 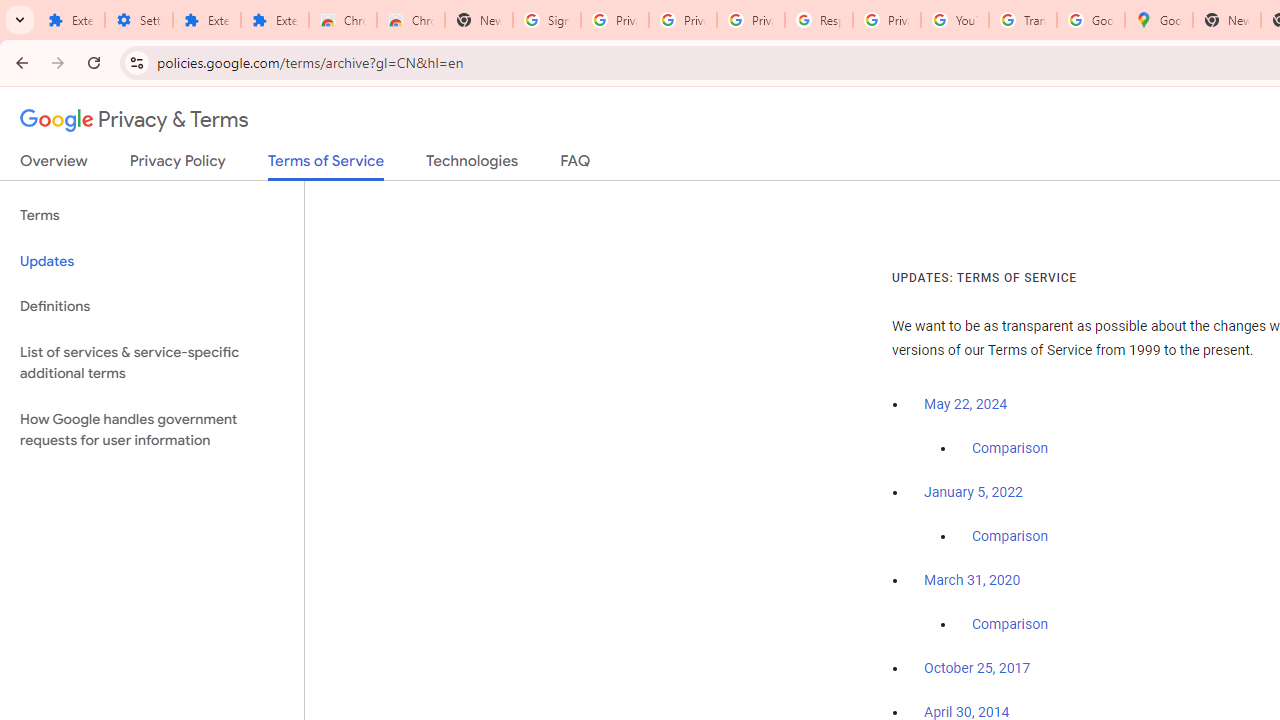 What do you see at coordinates (1009, 624) in the screenshot?
I see `'Comparison'` at bounding box center [1009, 624].